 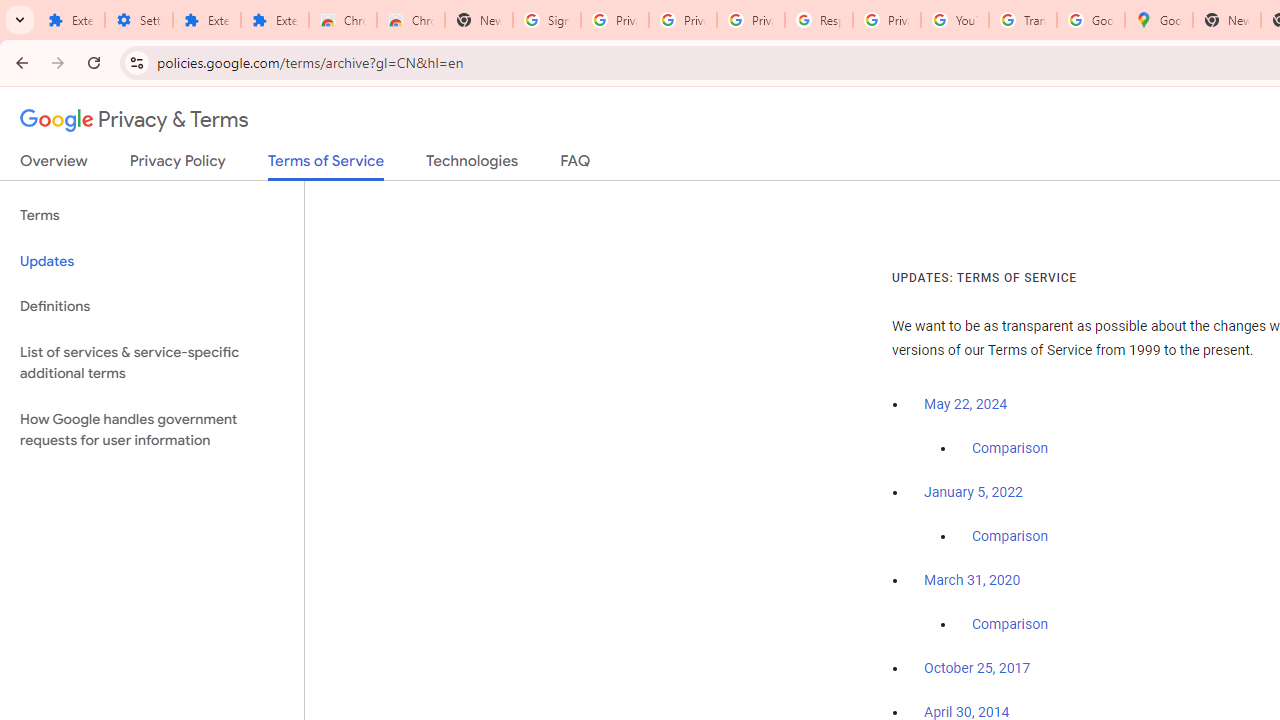 What do you see at coordinates (1009, 624) in the screenshot?
I see `'Comparison'` at bounding box center [1009, 624].